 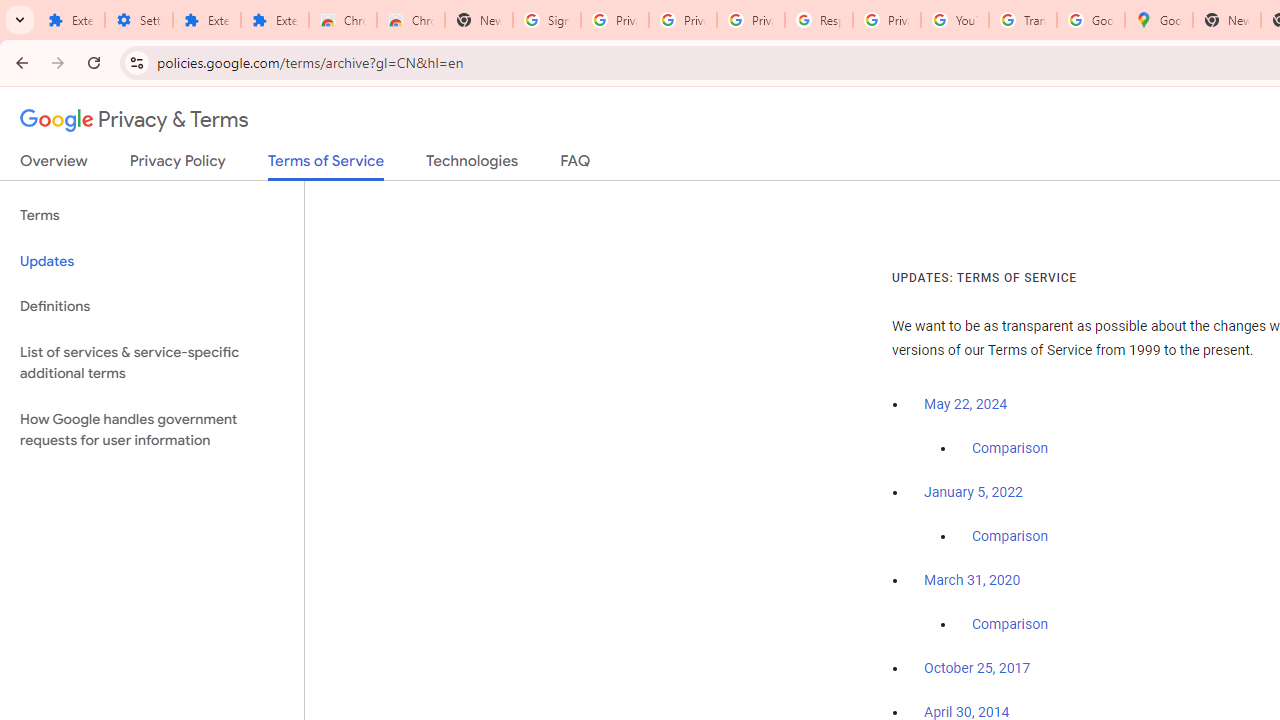 What do you see at coordinates (1009, 624) in the screenshot?
I see `'Comparison'` at bounding box center [1009, 624].